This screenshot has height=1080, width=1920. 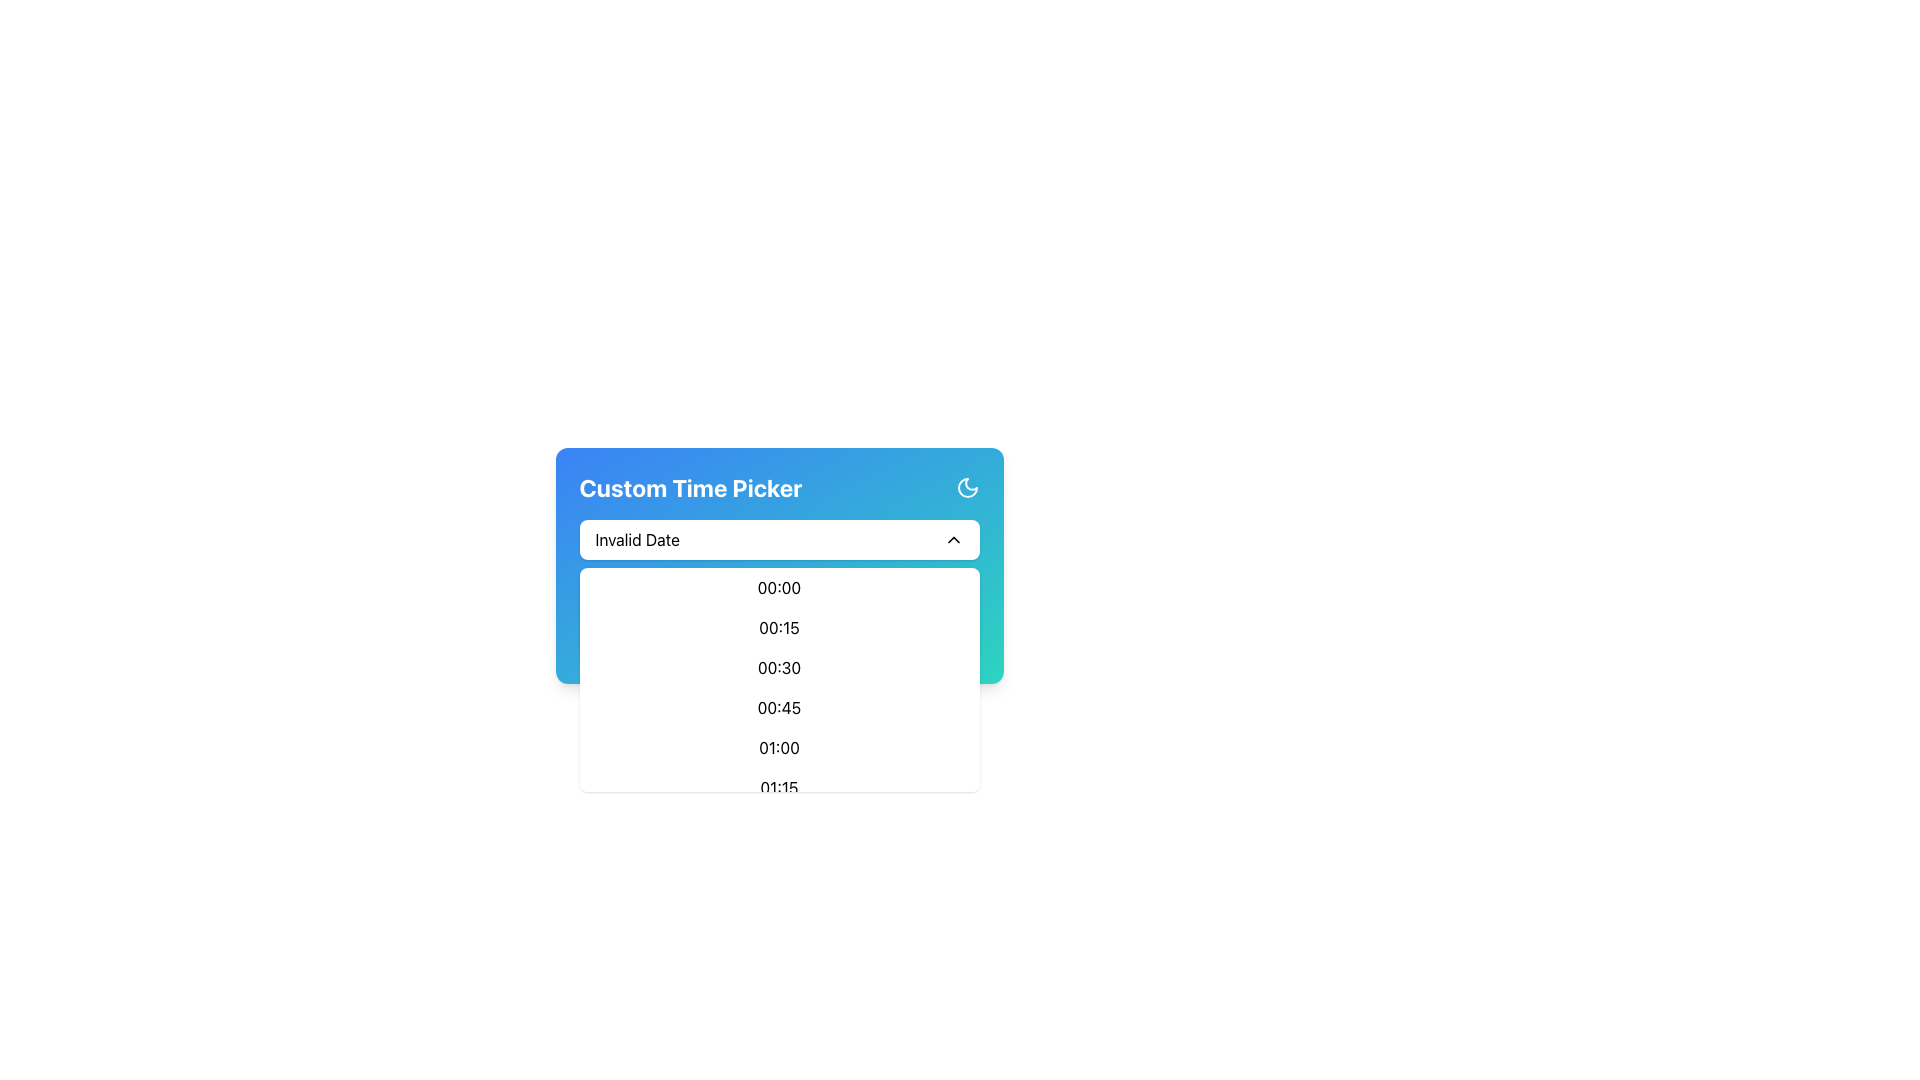 What do you see at coordinates (778, 748) in the screenshot?
I see `to select the dropdown list item displaying '01:00', which is the fifth item in the list, located between '00:45' and '01:15'` at bounding box center [778, 748].